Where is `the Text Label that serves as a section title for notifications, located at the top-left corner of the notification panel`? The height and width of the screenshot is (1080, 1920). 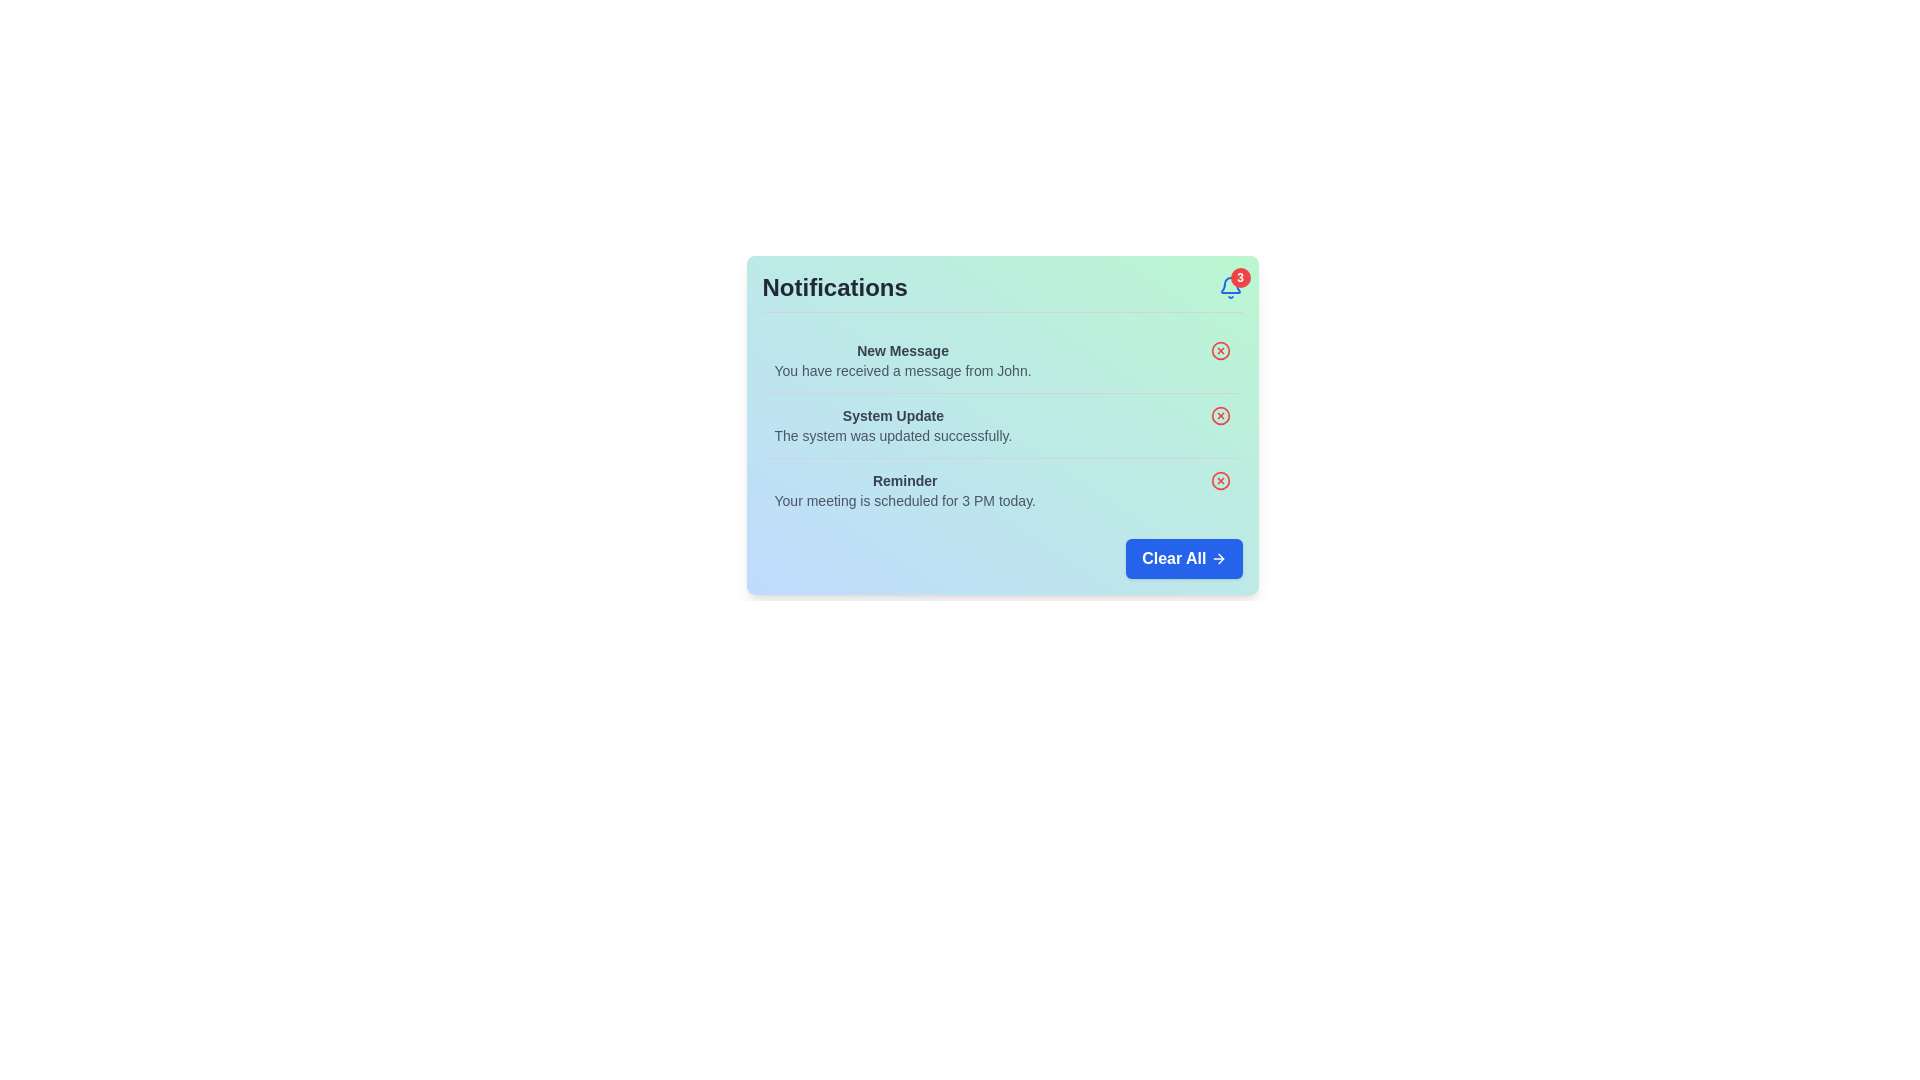
the Text Label that serves as a section title for notifications, located at the top-left corner of the notification panel is located at coordinates (835, 288).